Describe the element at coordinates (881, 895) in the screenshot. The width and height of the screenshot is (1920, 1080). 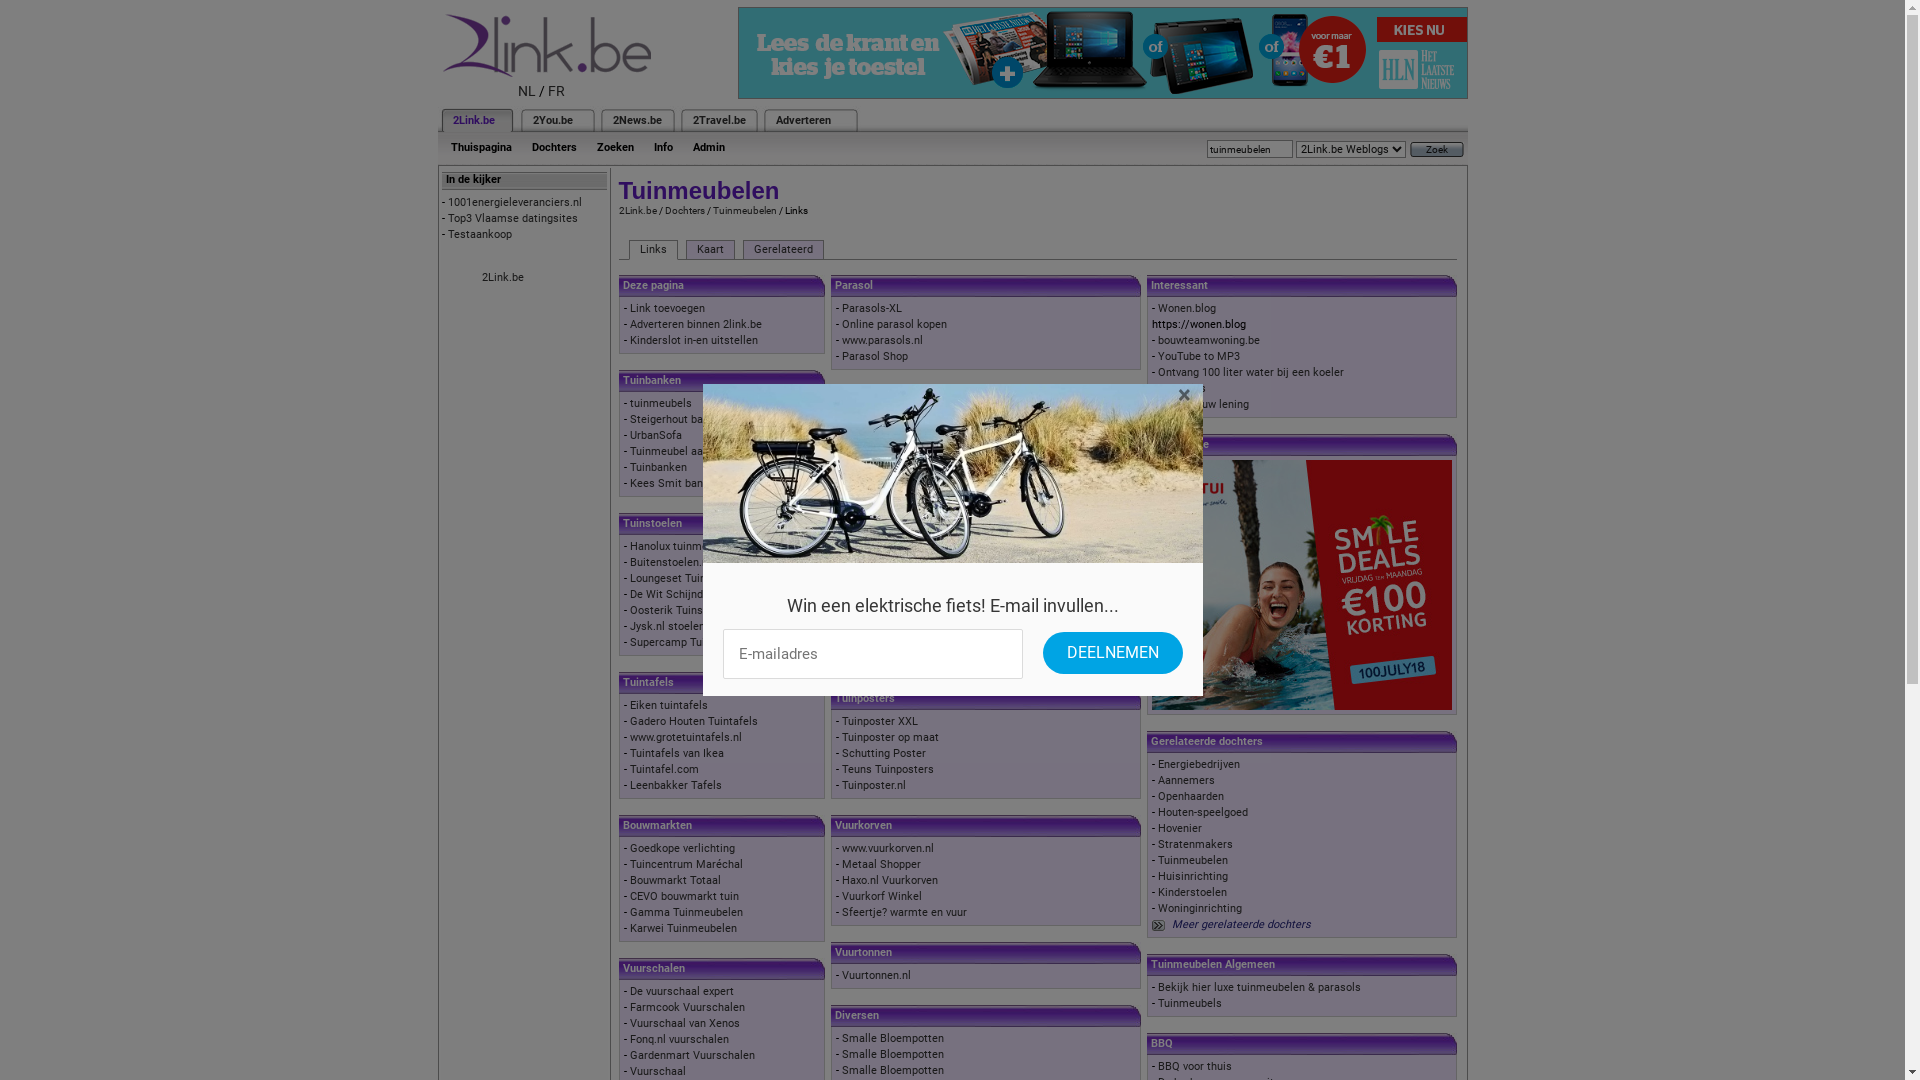
I see `'Vuurkorf Winkel'` at that location.